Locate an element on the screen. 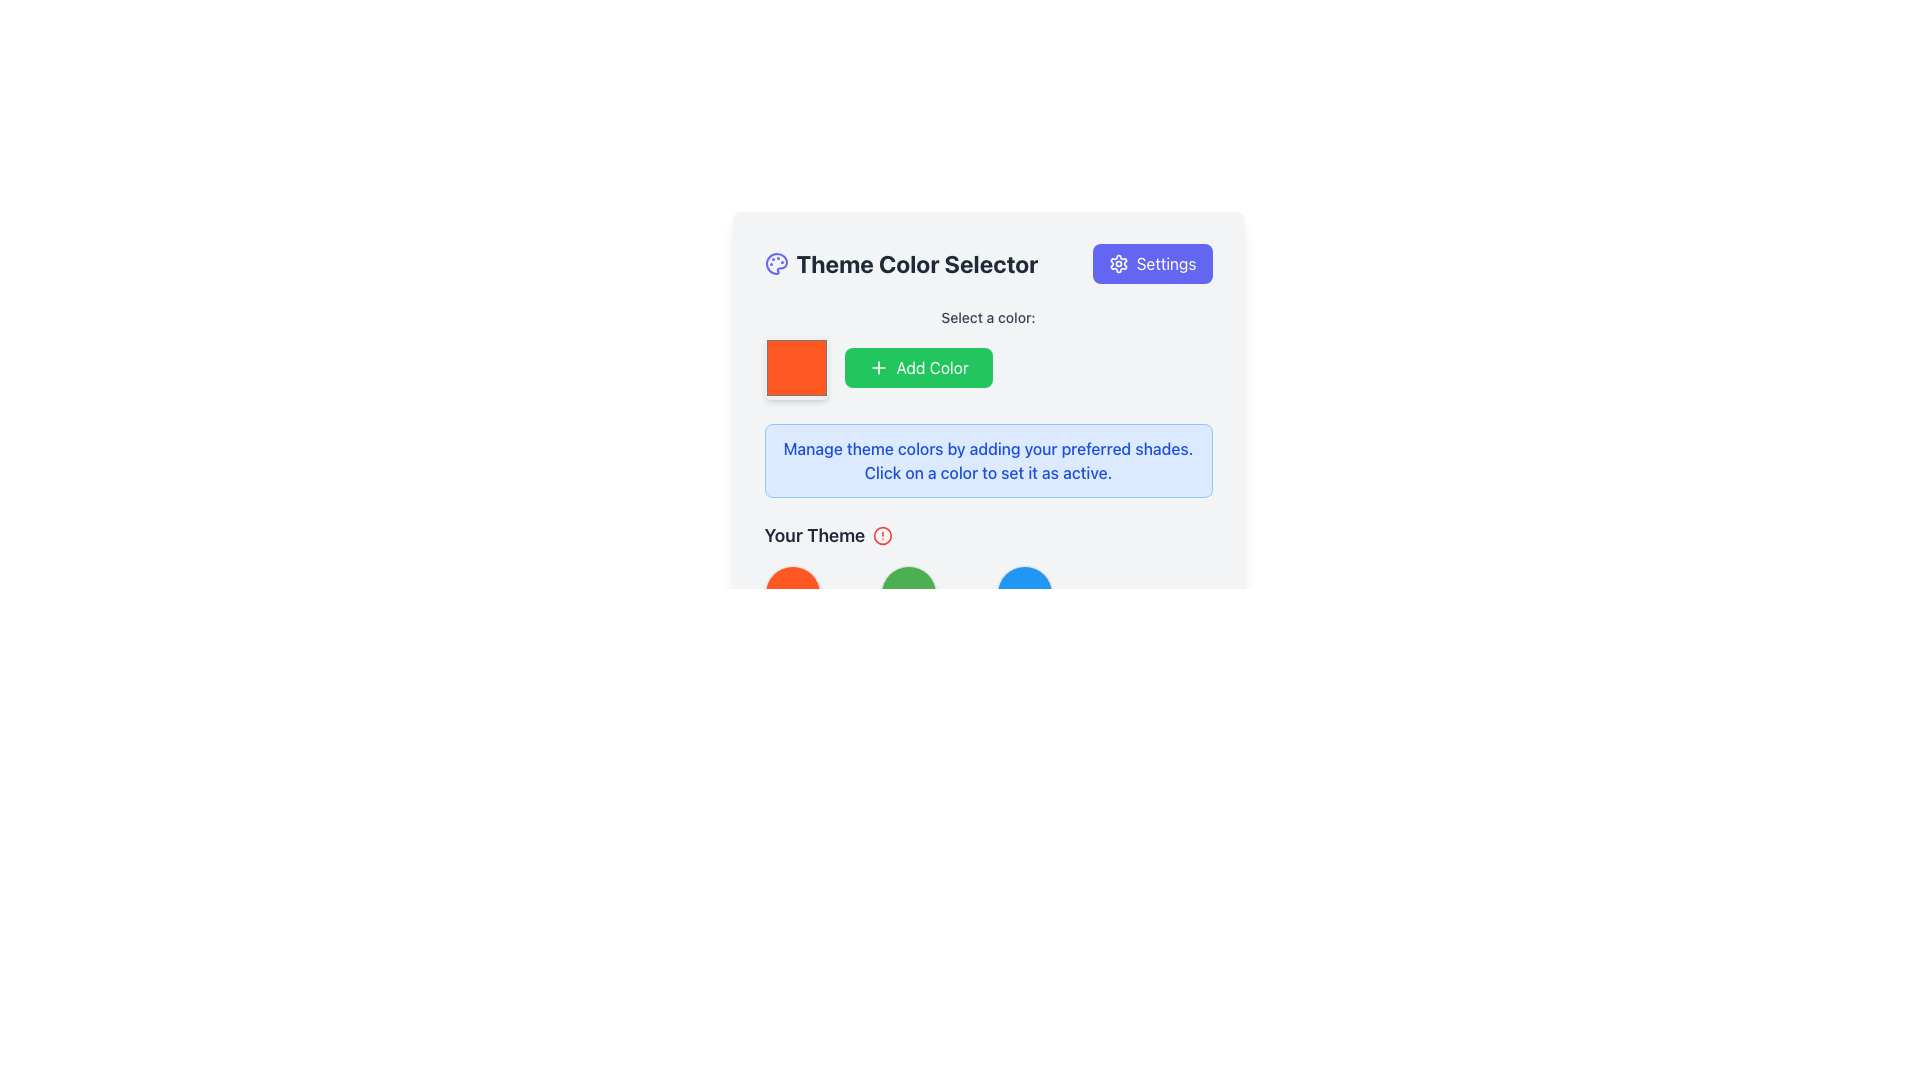 This screenshot has height=1080, width=1920. the first circular color selection button for orange in the theme customization interface, located directly under the 'Your Theme' label is located at coordinates (791, 593).